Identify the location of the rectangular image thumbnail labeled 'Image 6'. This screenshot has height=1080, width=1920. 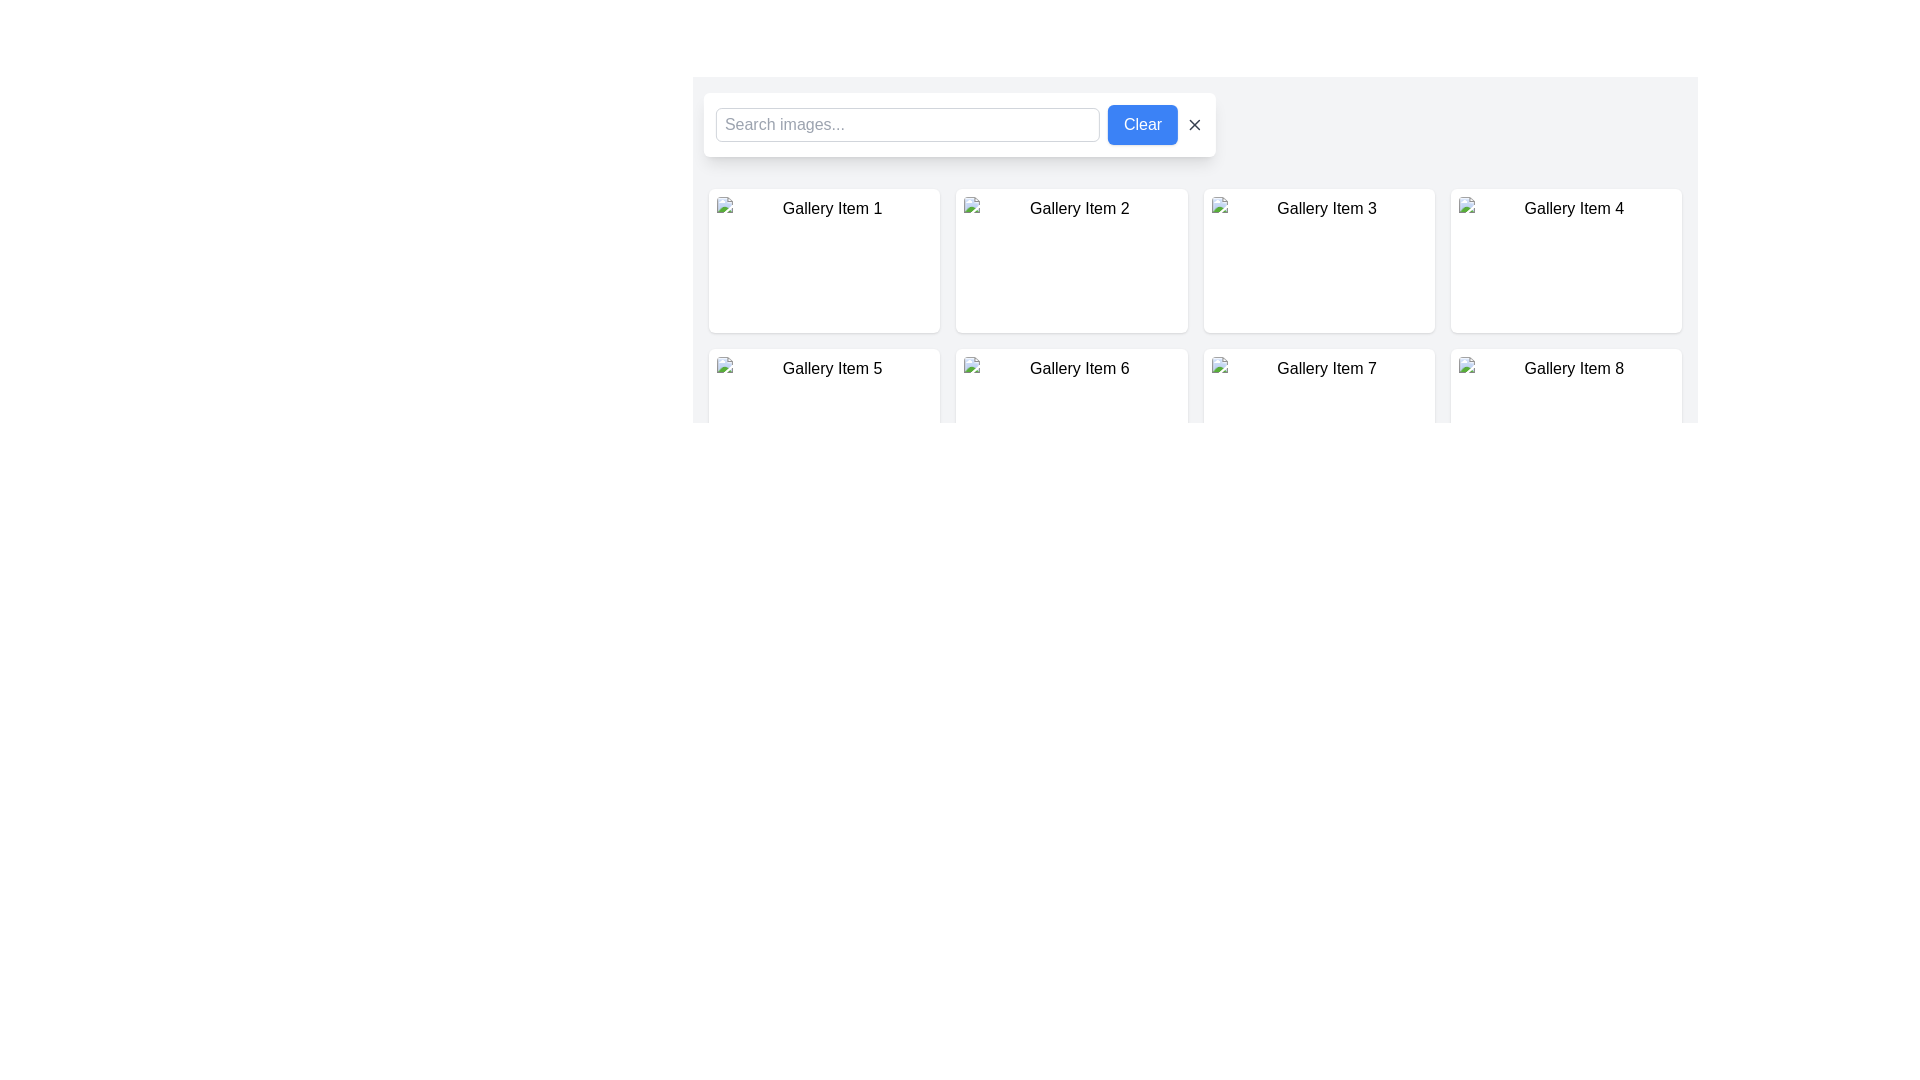
(1070, 419).